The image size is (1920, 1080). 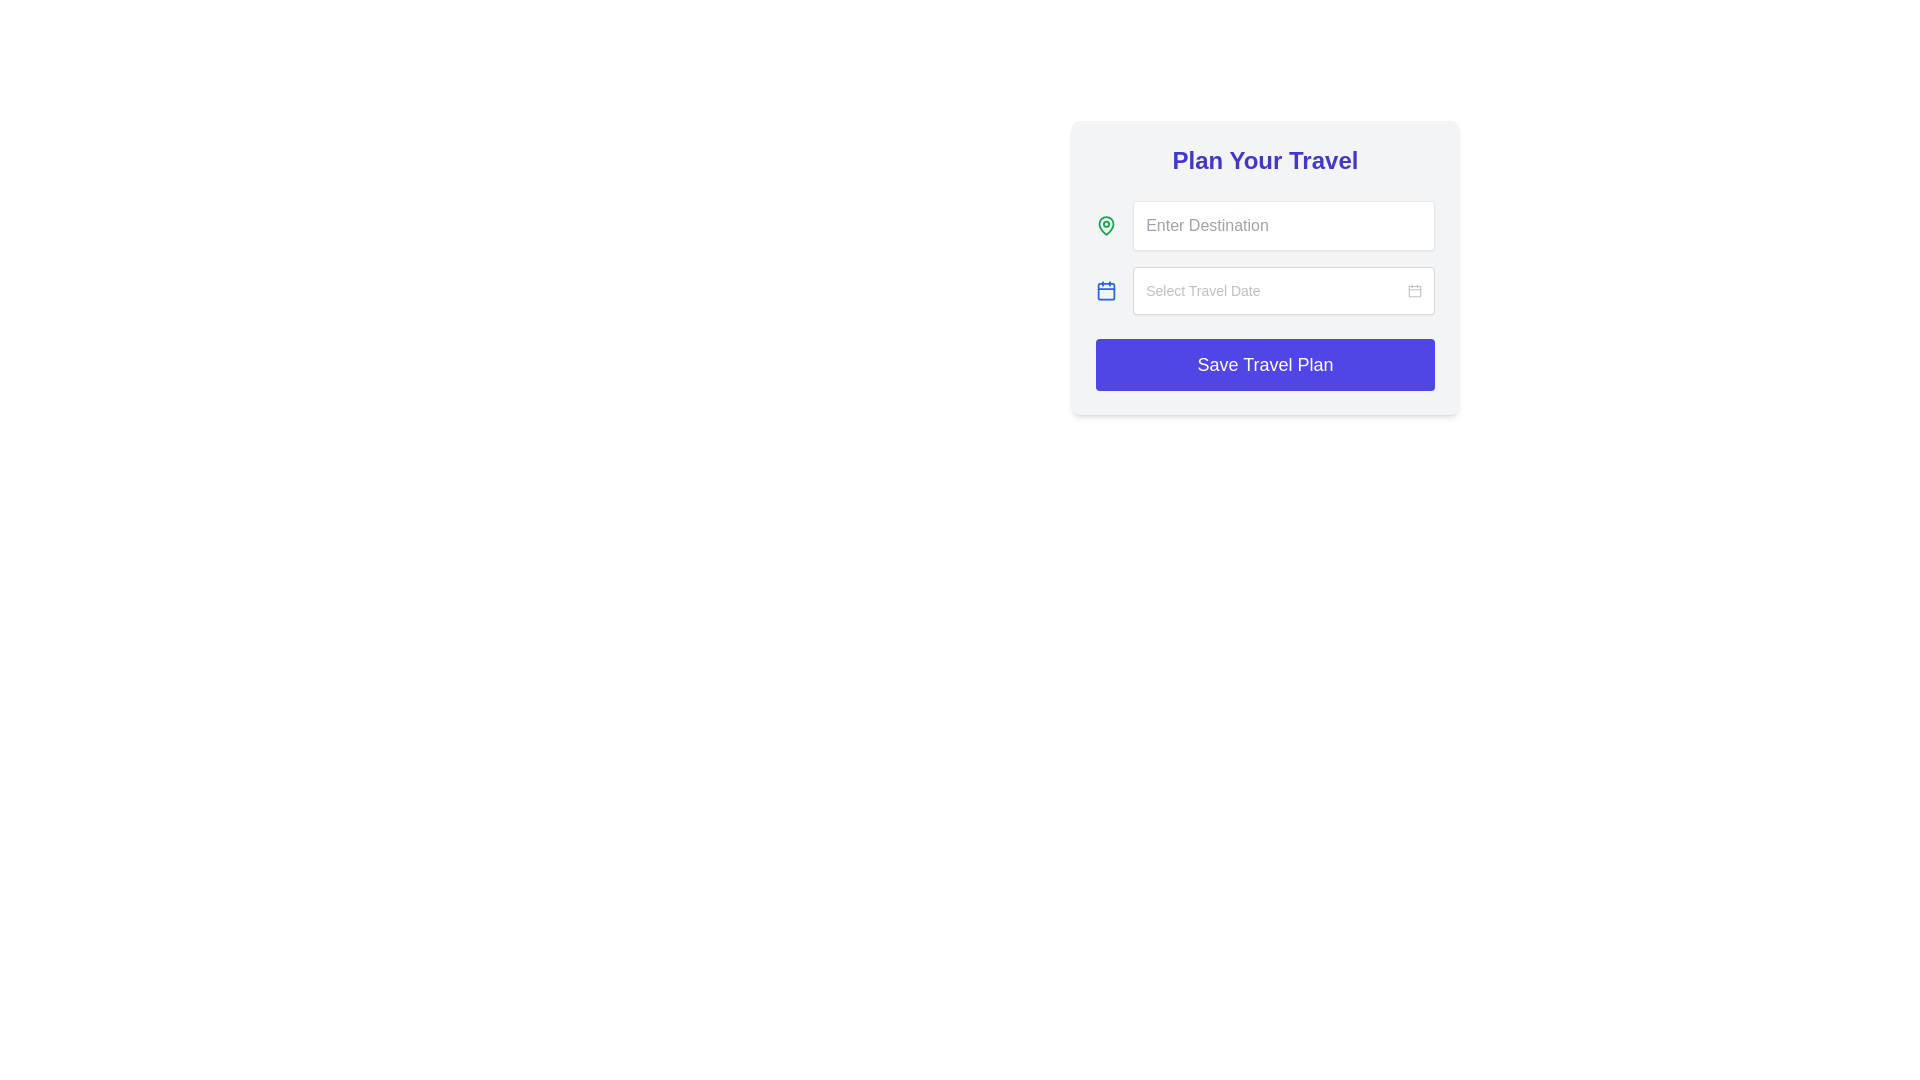 What do you see at coordinates (1105, 290) in the screenshot?
I see `the blue calendar icon, which is the second icon to the left of the 'Select Travel Date' input in the 'Plan Your Travel' form, to invoke the date-picker` at bounding box center [1105, 290].